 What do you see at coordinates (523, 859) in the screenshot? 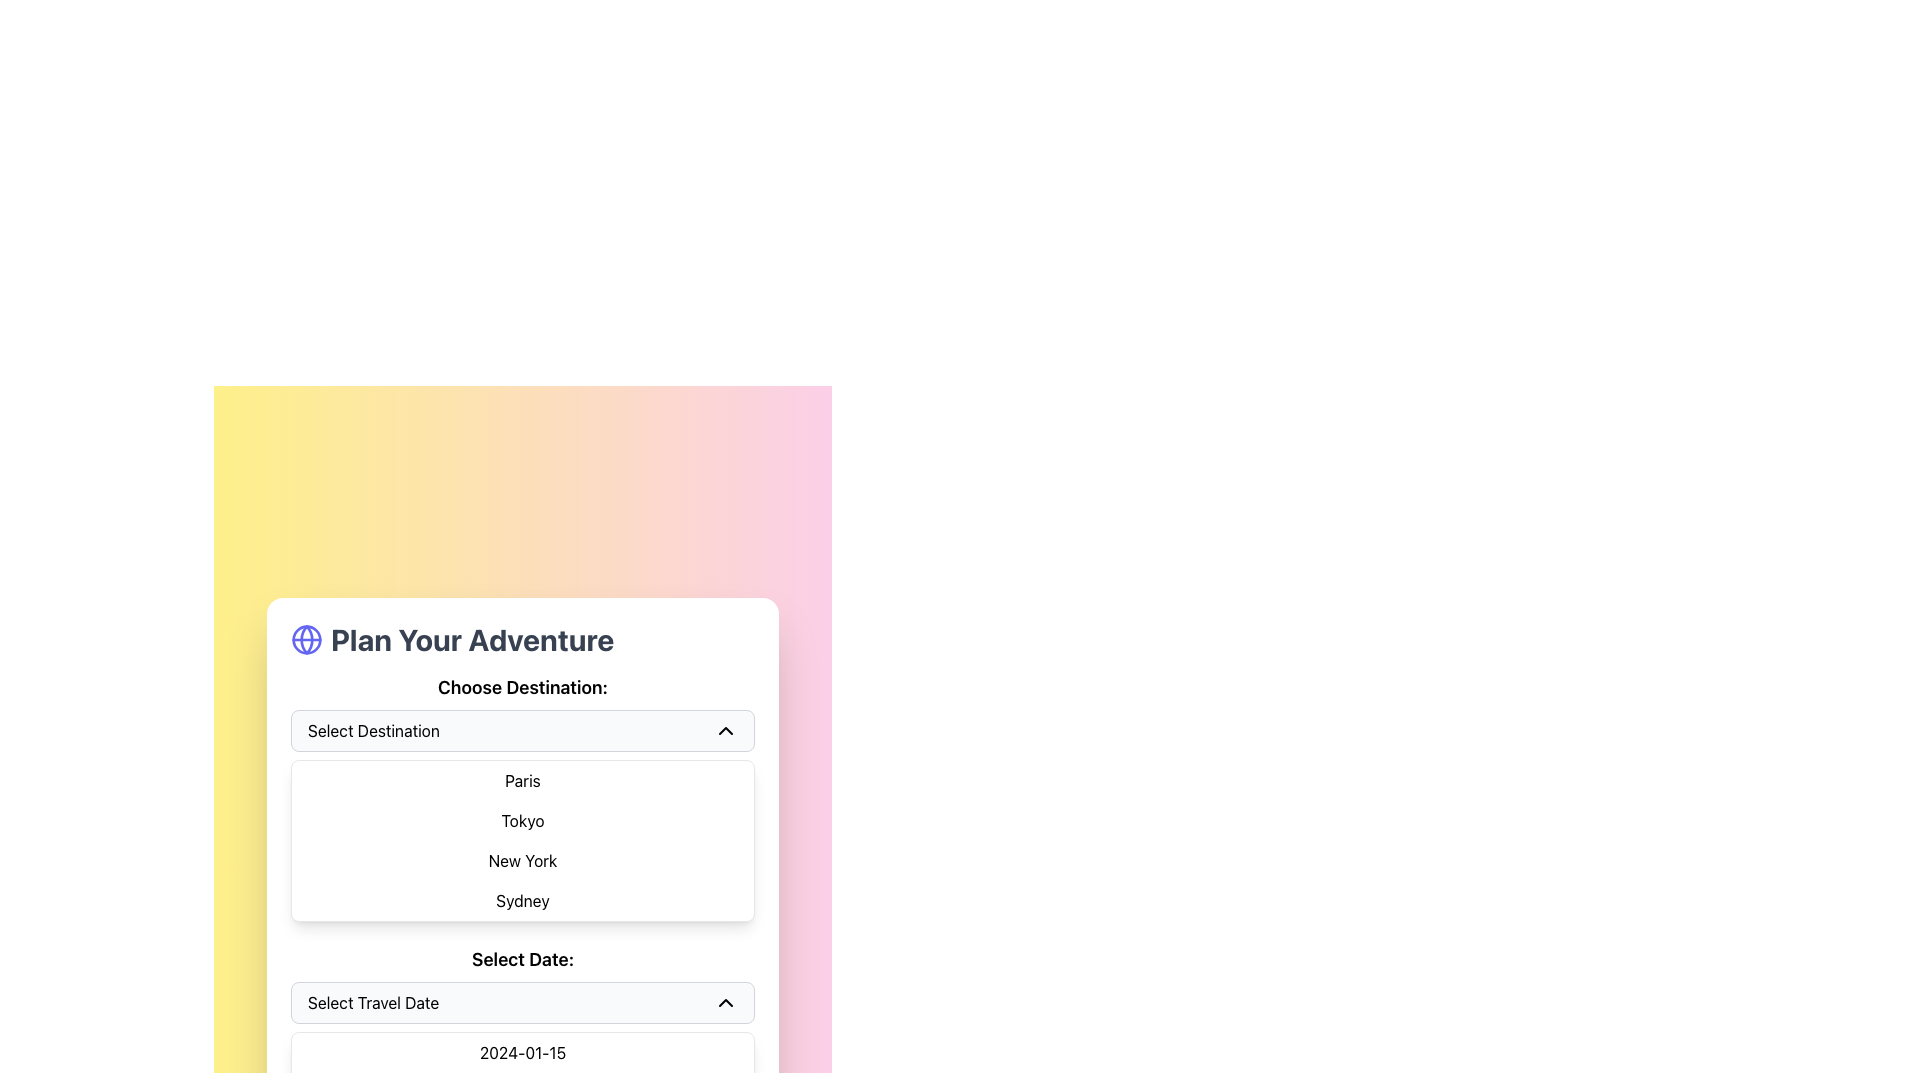
I see `the text item labeled 'New York' in the dropdown menu to trigger the background color change to indigo` at bounding box center [523, 859].